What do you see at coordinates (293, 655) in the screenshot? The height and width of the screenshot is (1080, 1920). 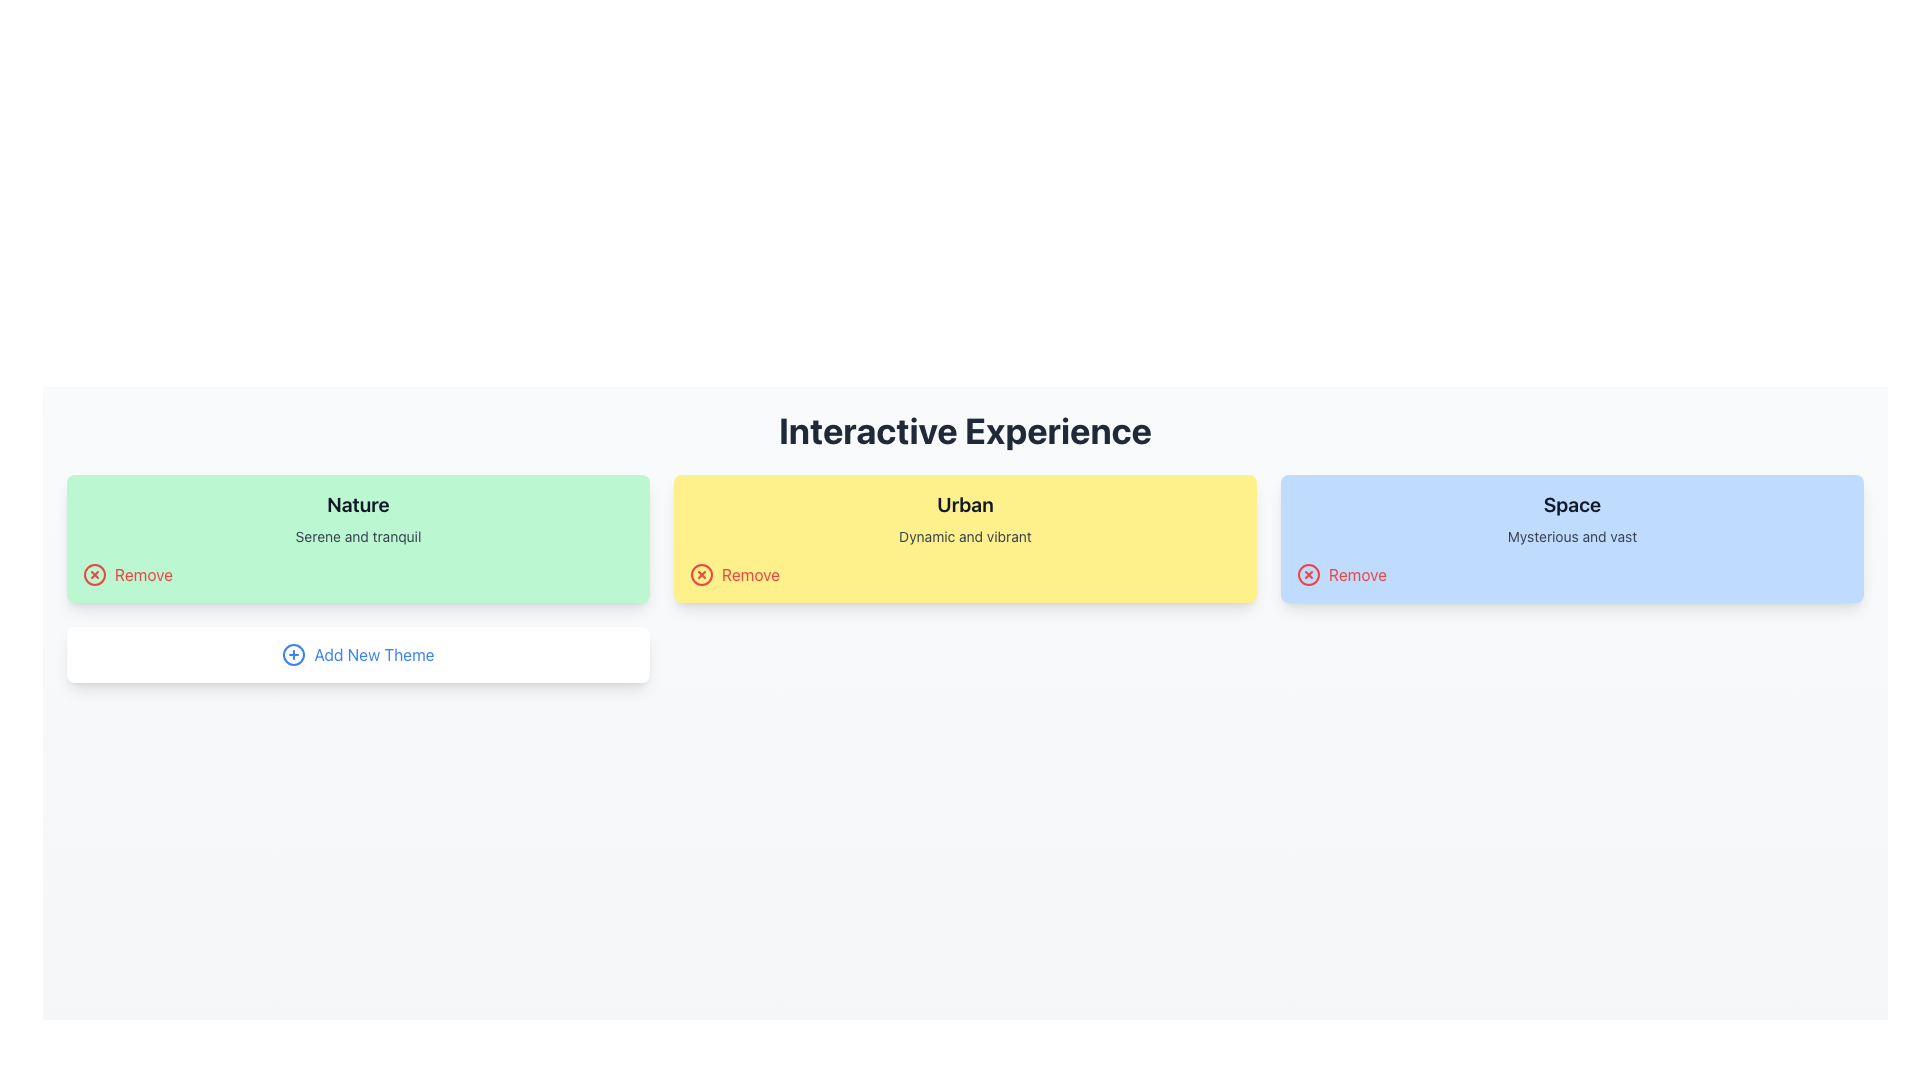 I see `the blue circular plus icon button labeled 'Add New Theme' located below the 'Nature' theme box` at bounding box center [293, 655].